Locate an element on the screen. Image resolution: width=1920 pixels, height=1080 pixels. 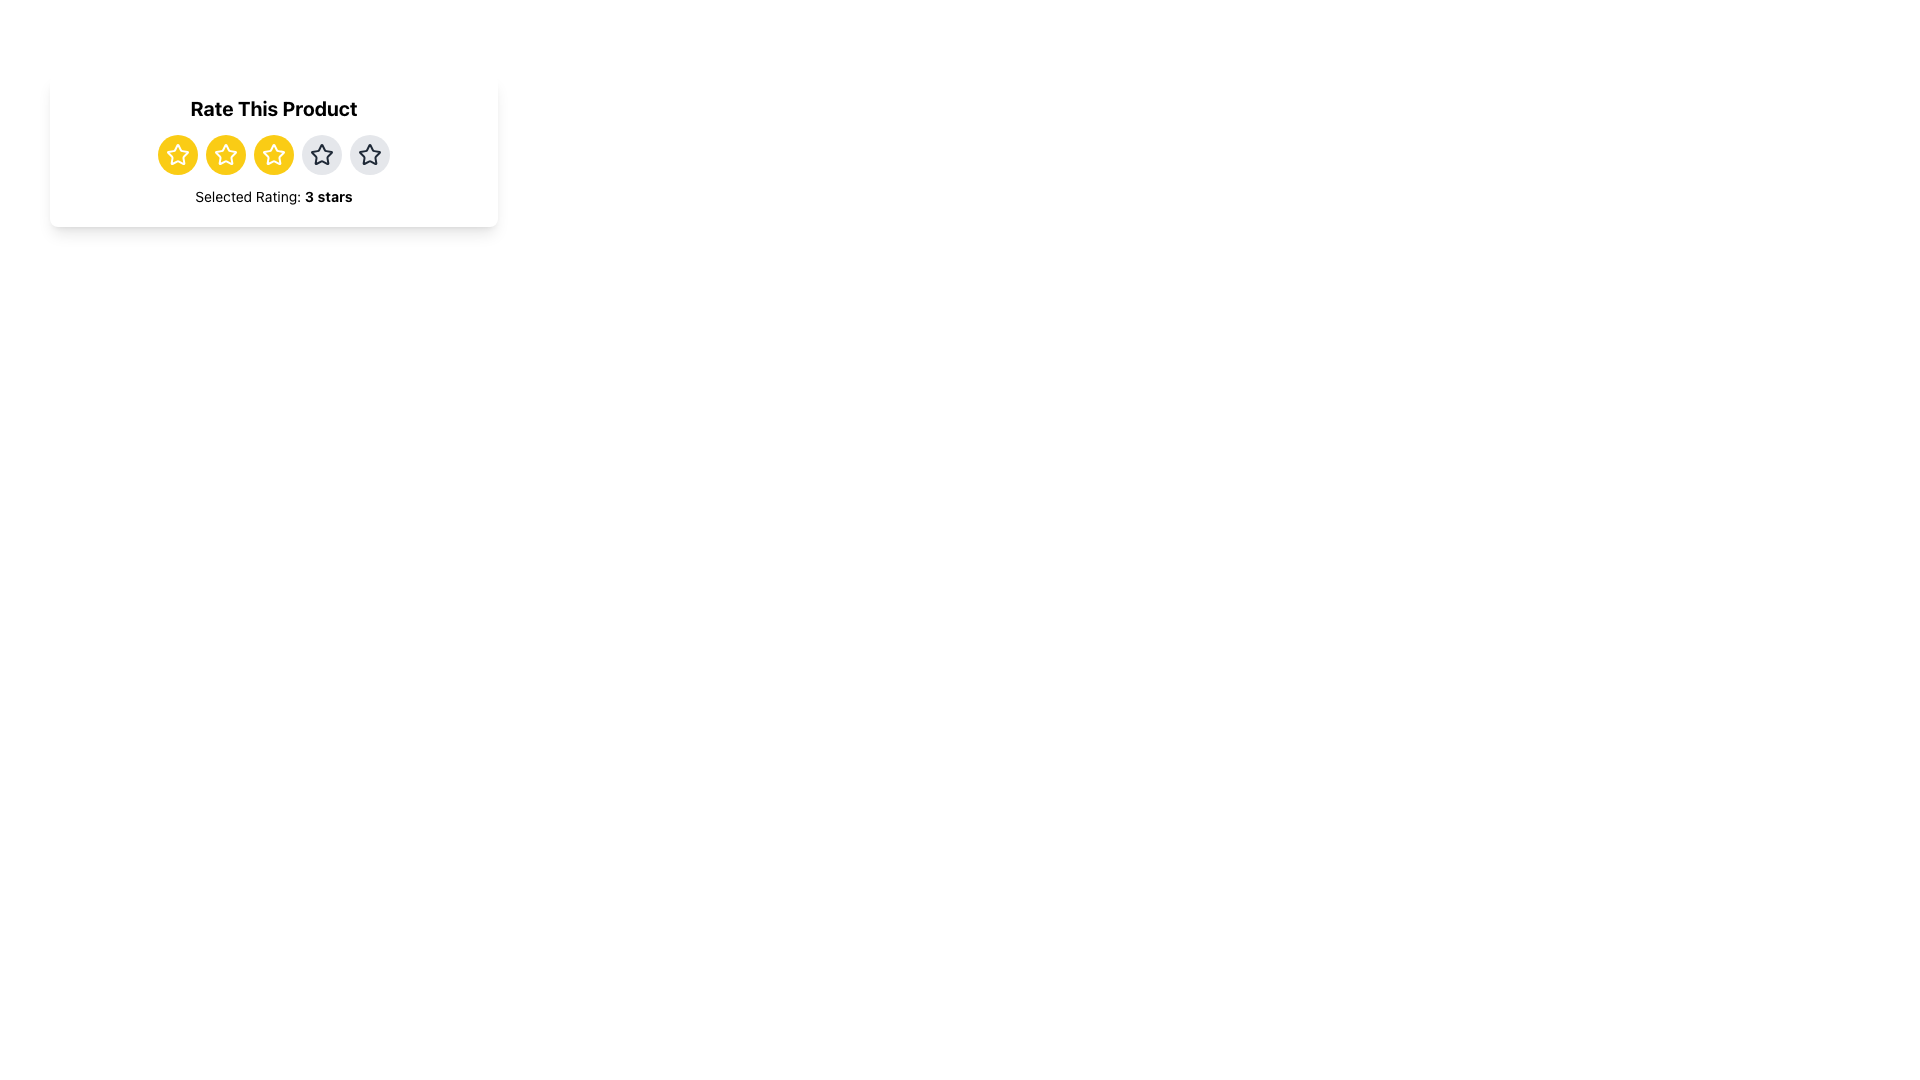
the yellow circular button with a white star icon centered in it is located at coordinates (177, 153).